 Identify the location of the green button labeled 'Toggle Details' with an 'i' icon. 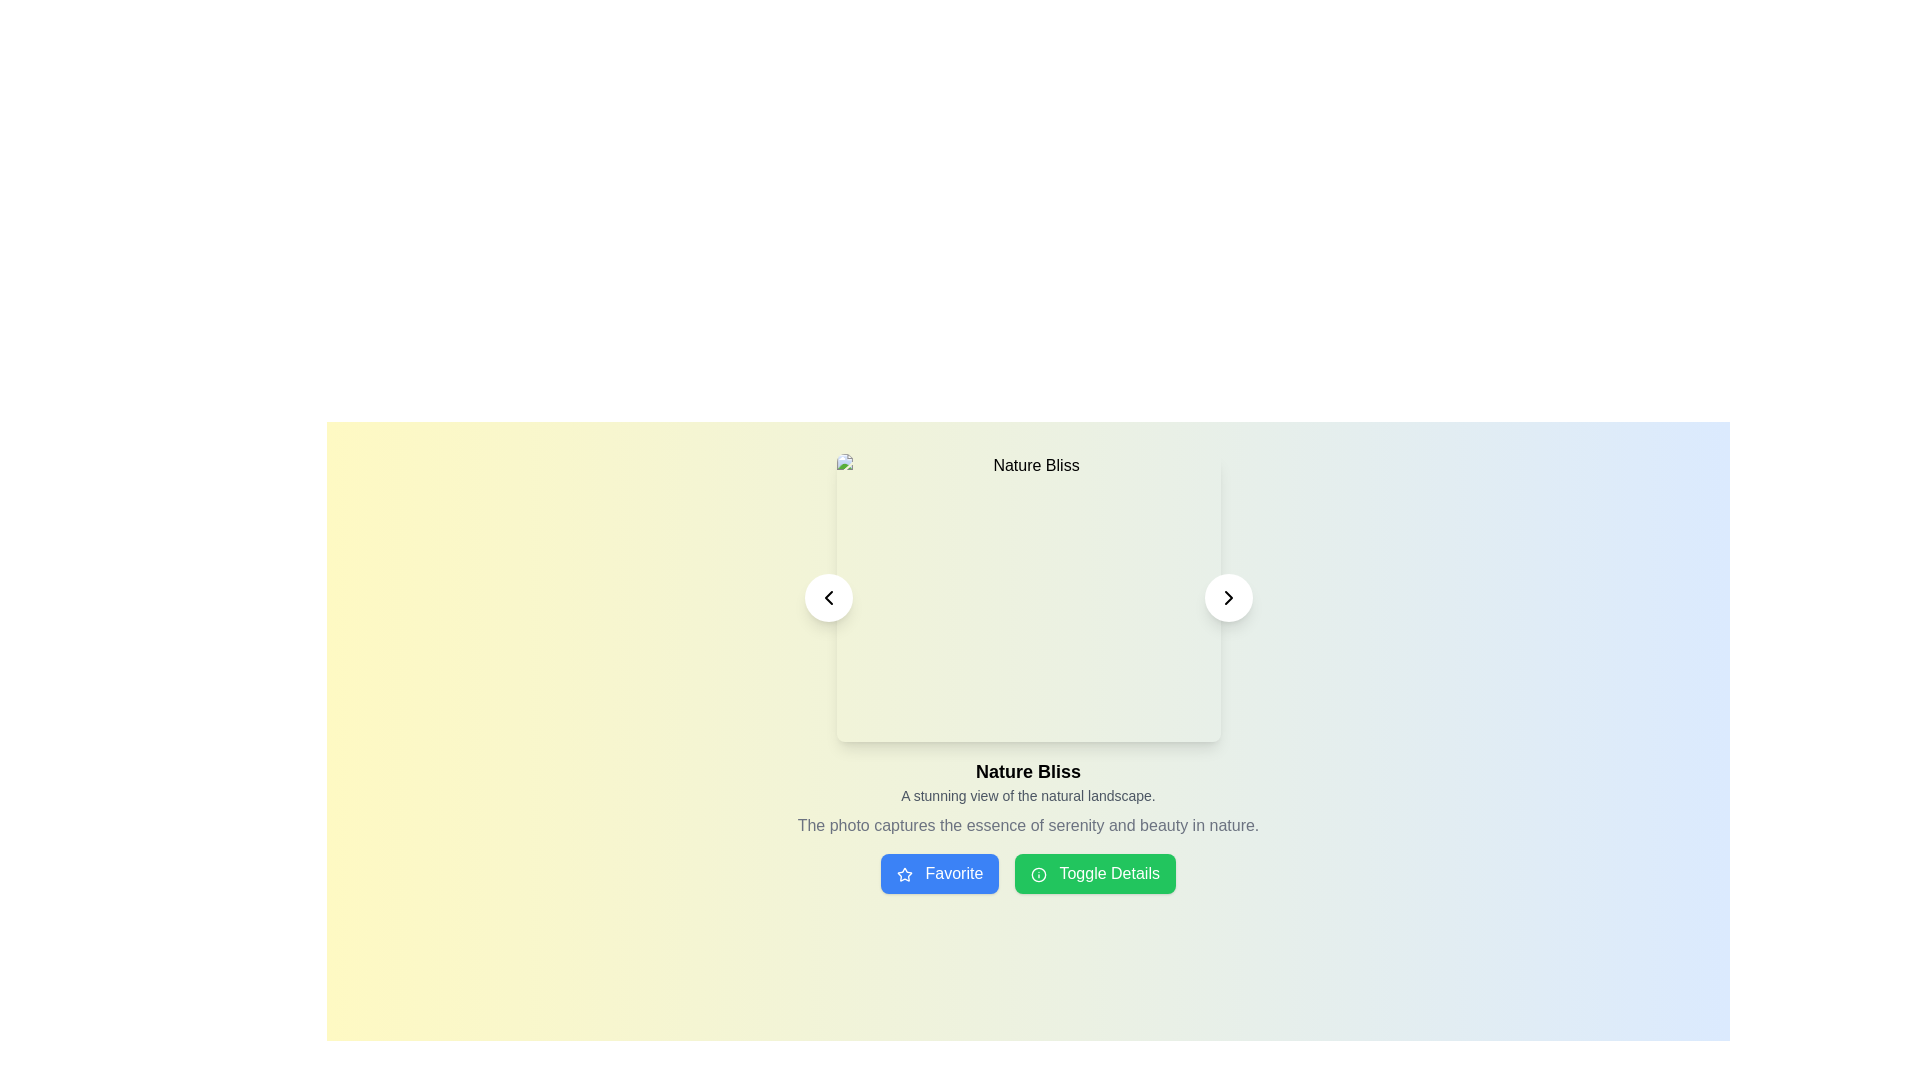
(1094, 873).